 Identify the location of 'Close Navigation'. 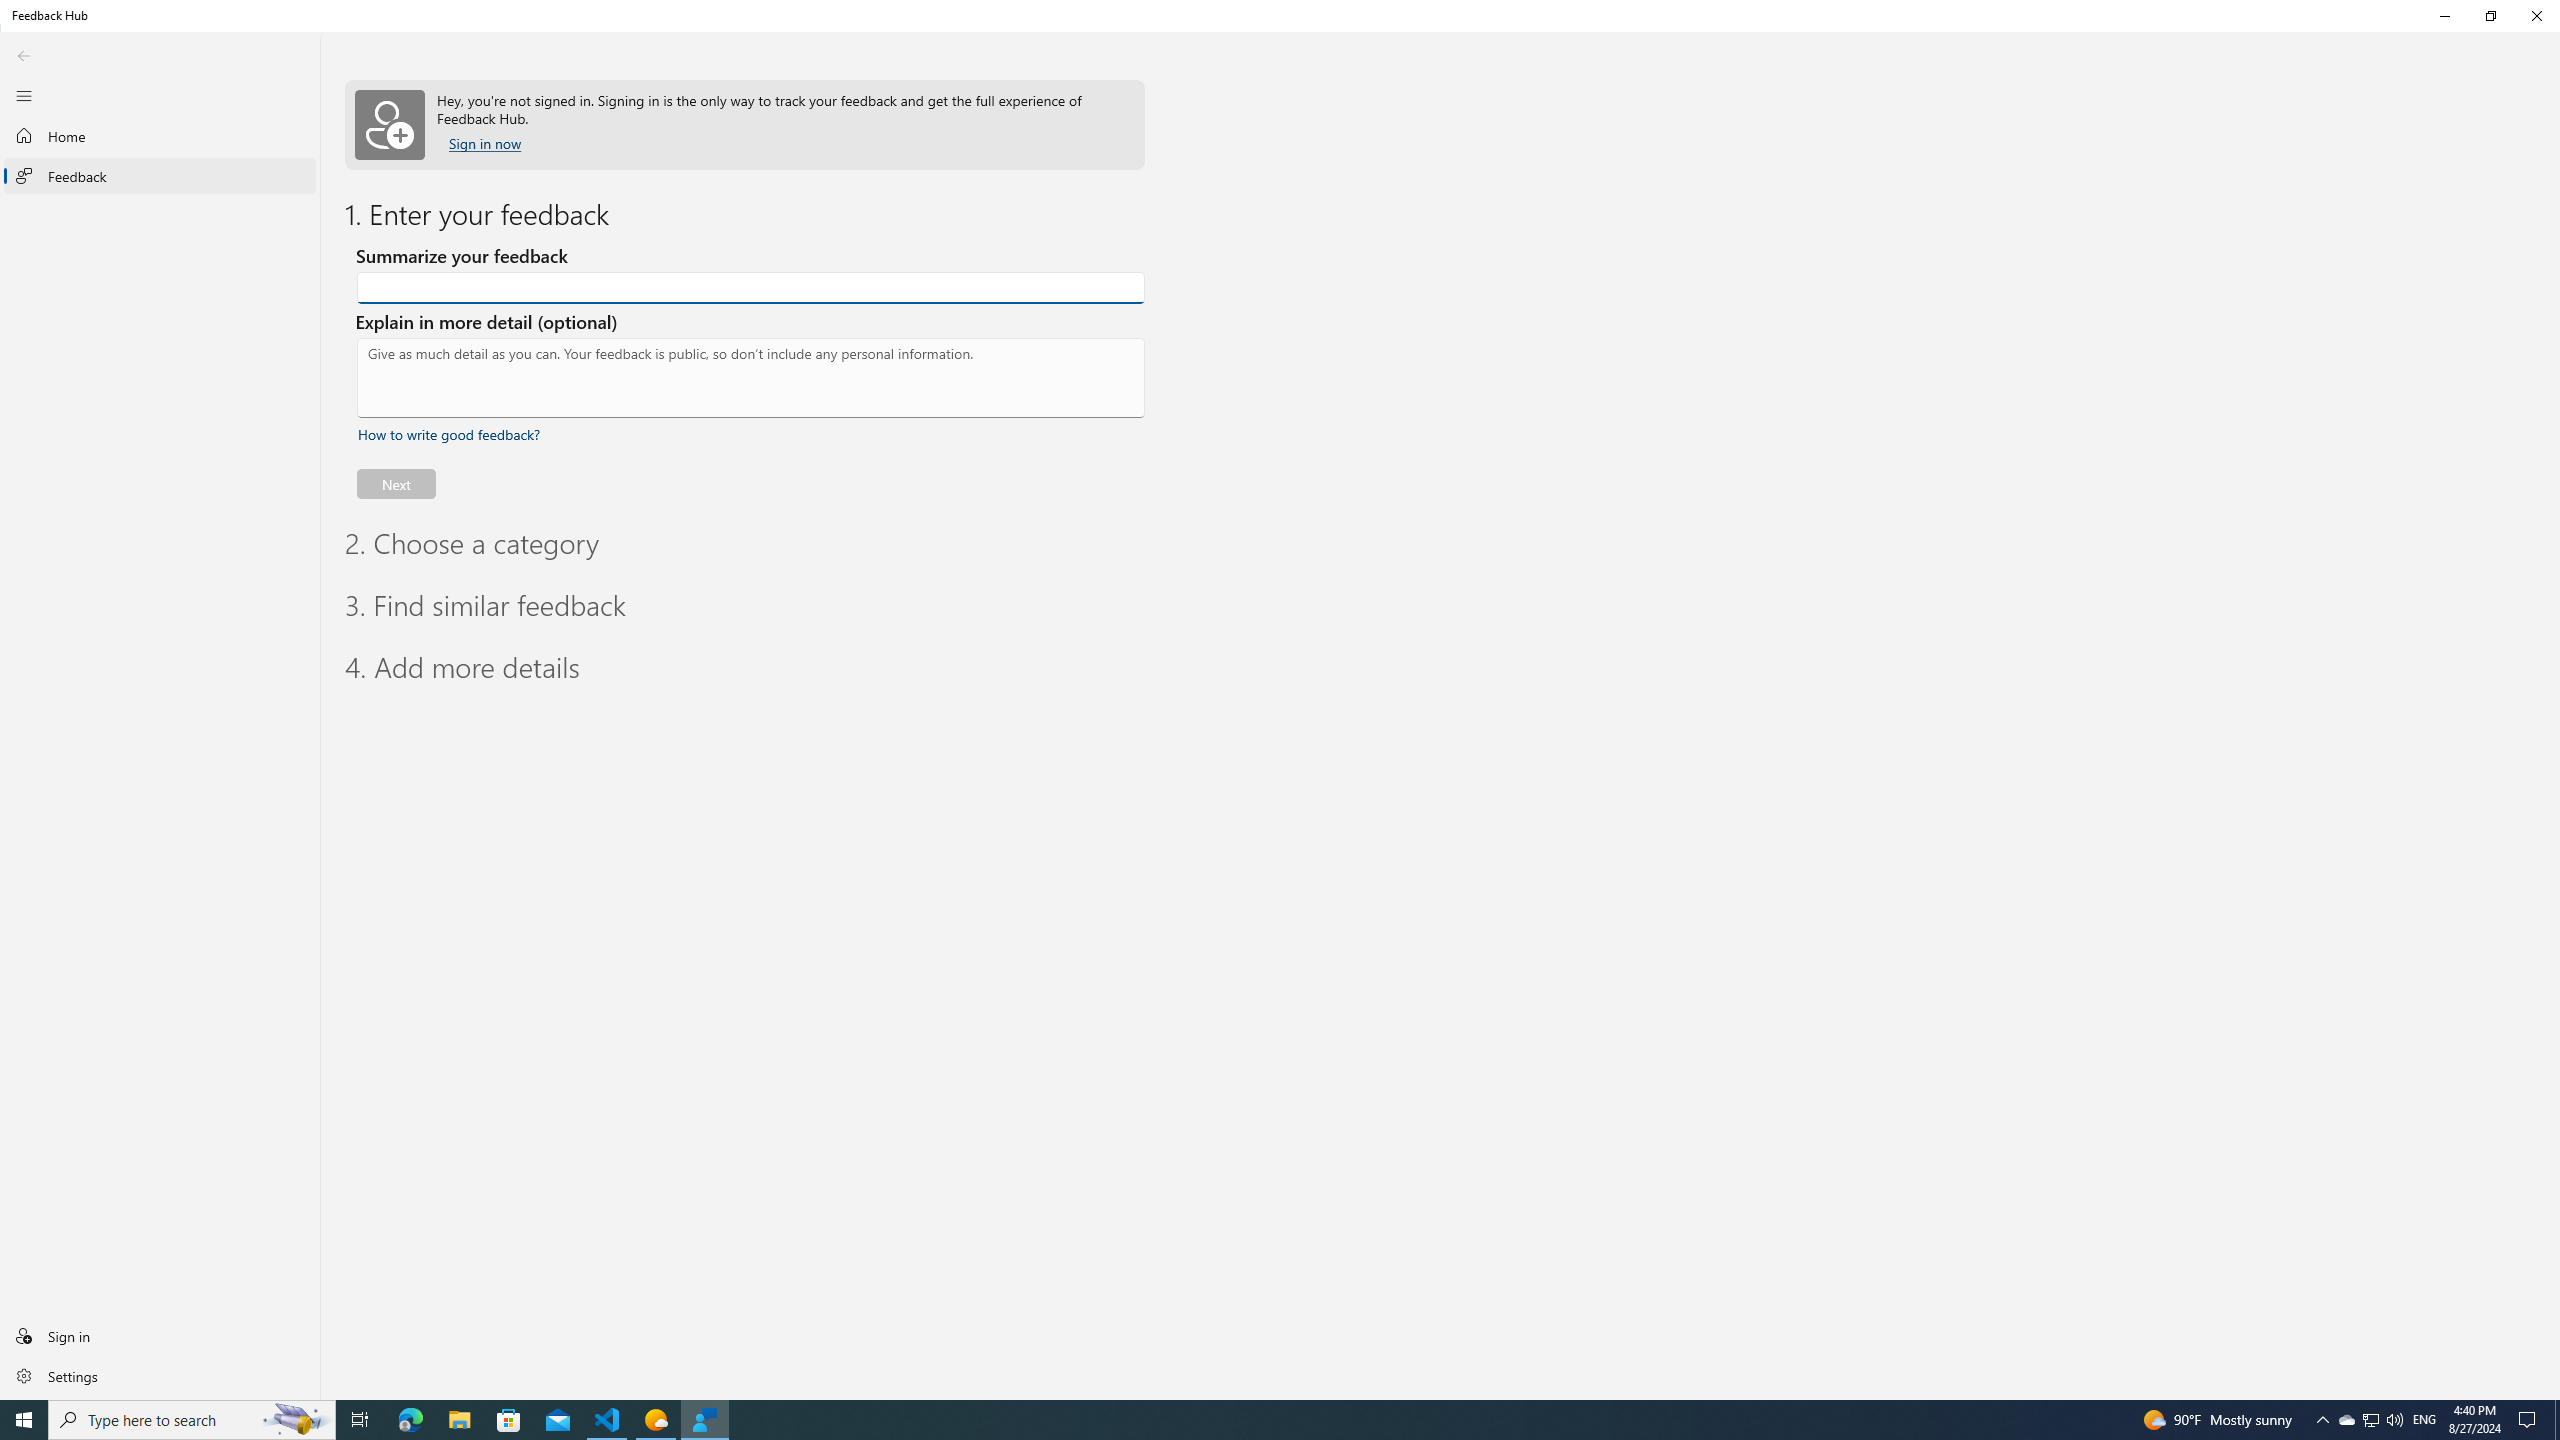
(24, 95).